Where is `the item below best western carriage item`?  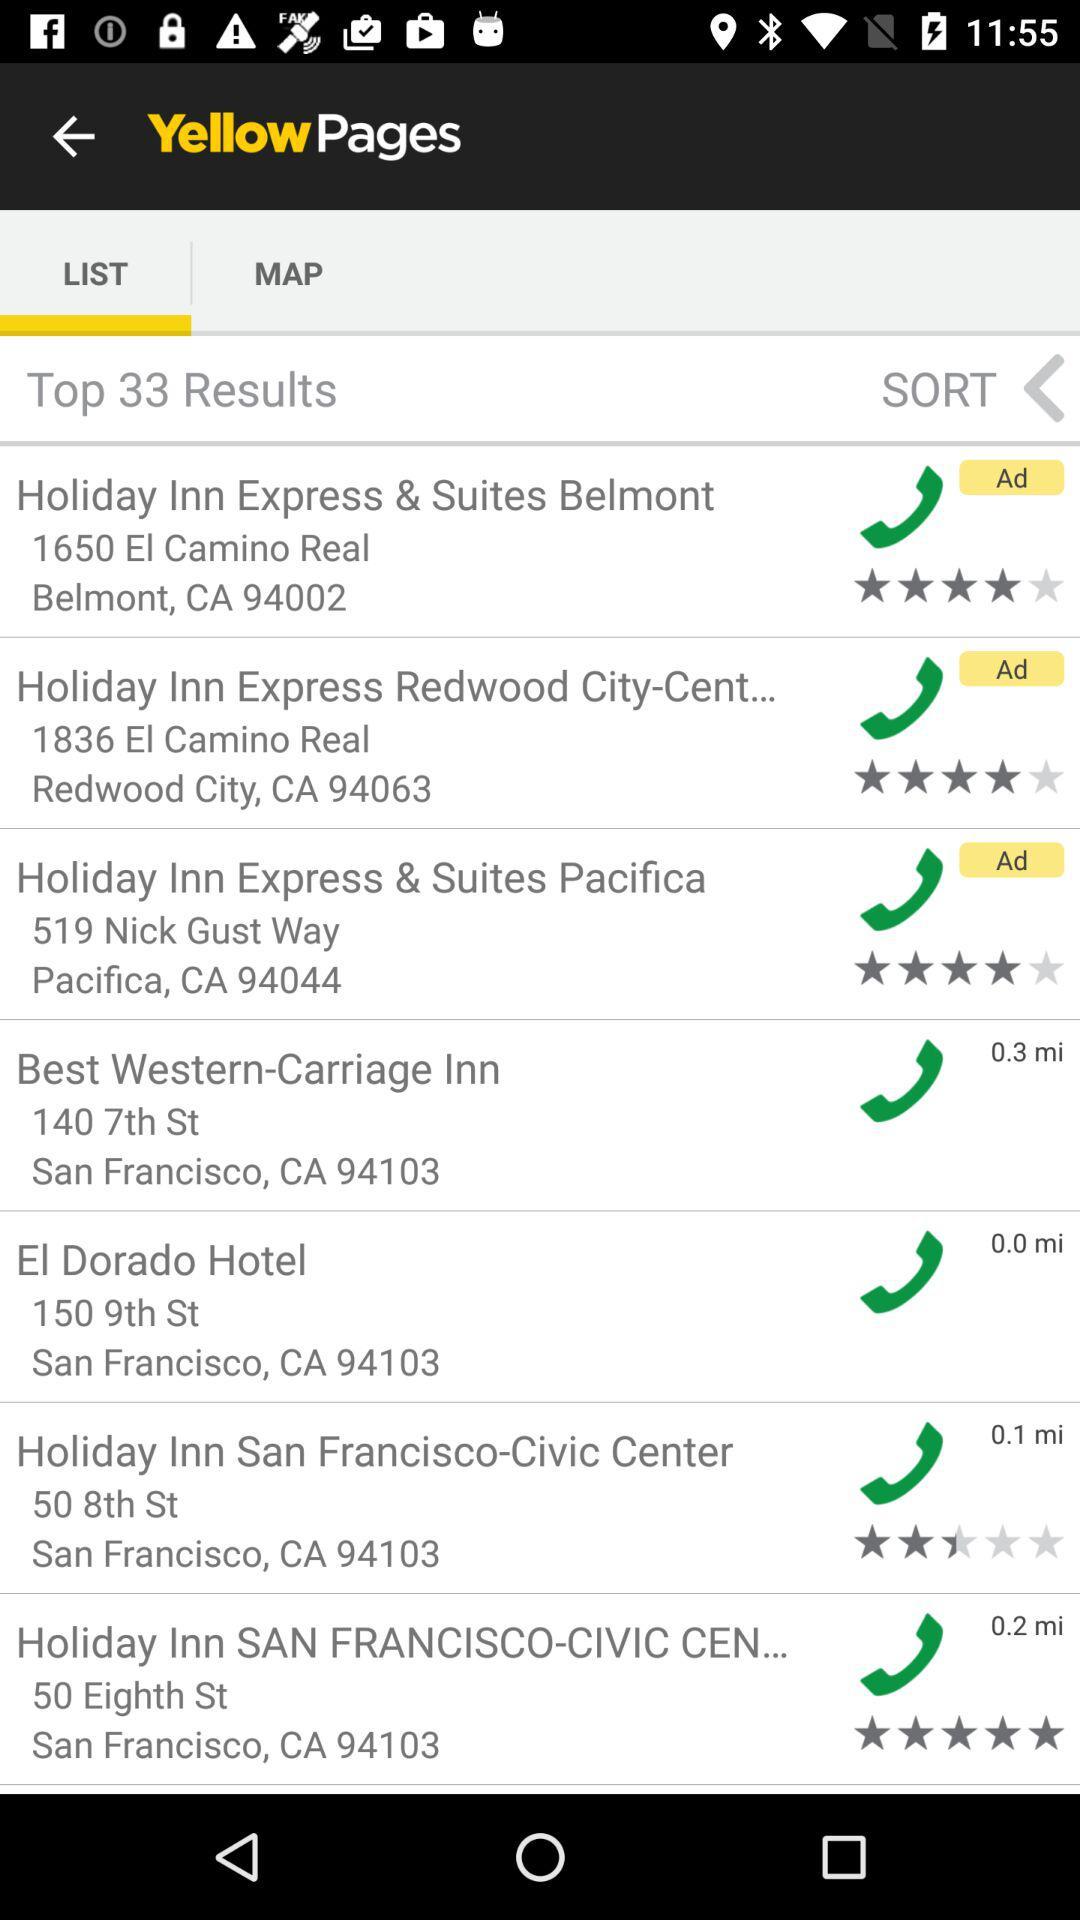
the item below best western carriage item is located at coordinates (427, 1120).